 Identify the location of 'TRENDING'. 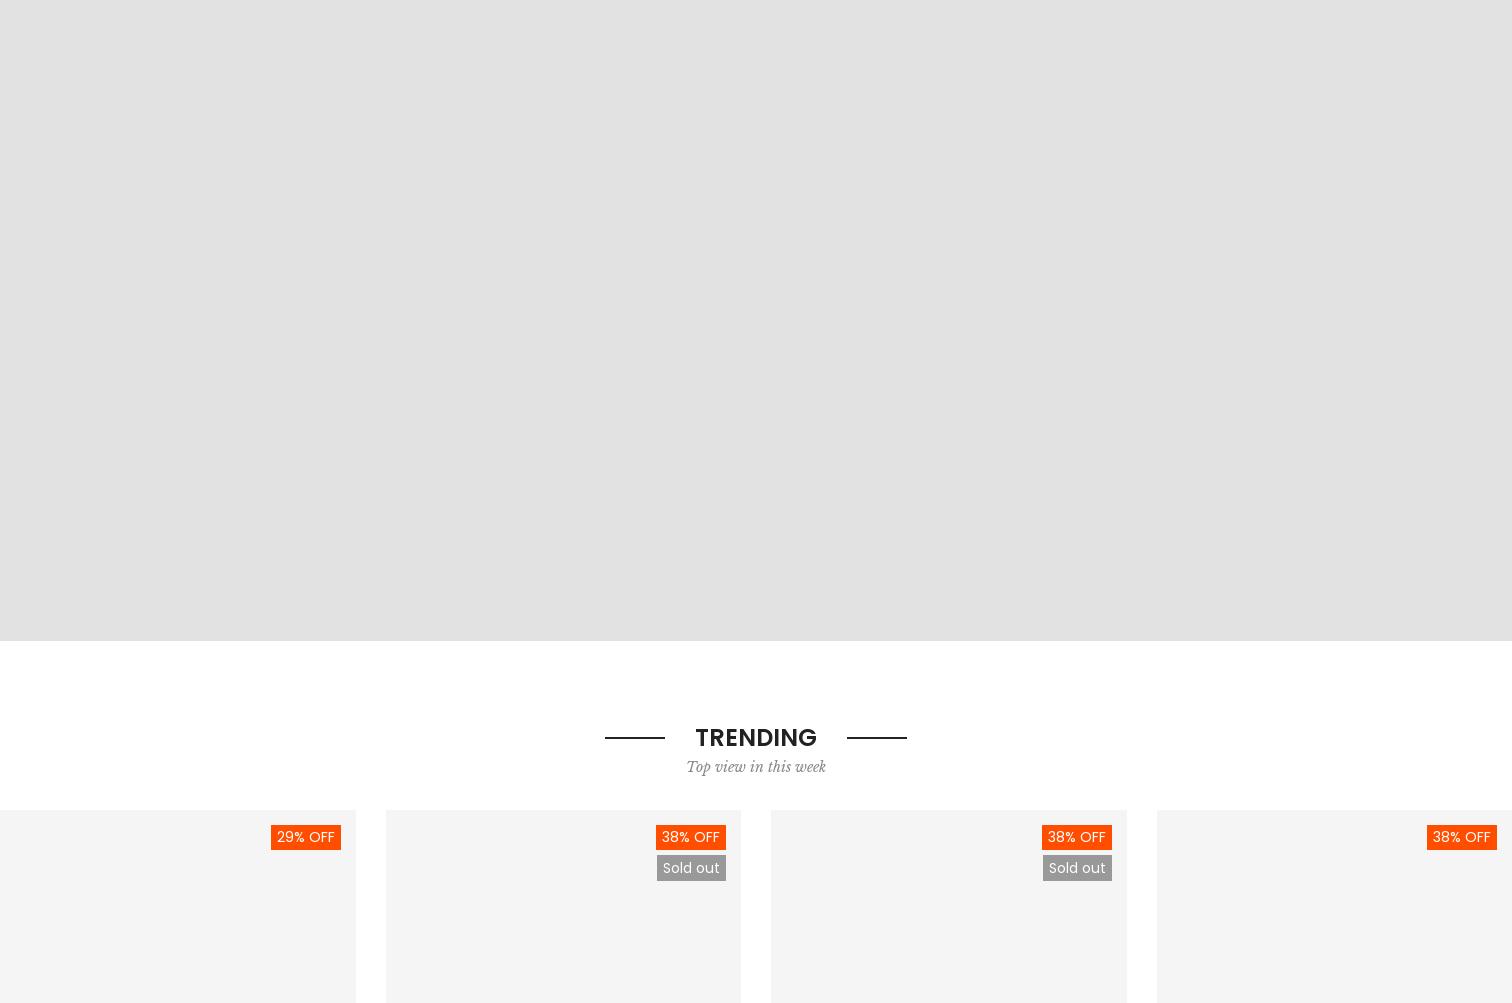
(756, 735).